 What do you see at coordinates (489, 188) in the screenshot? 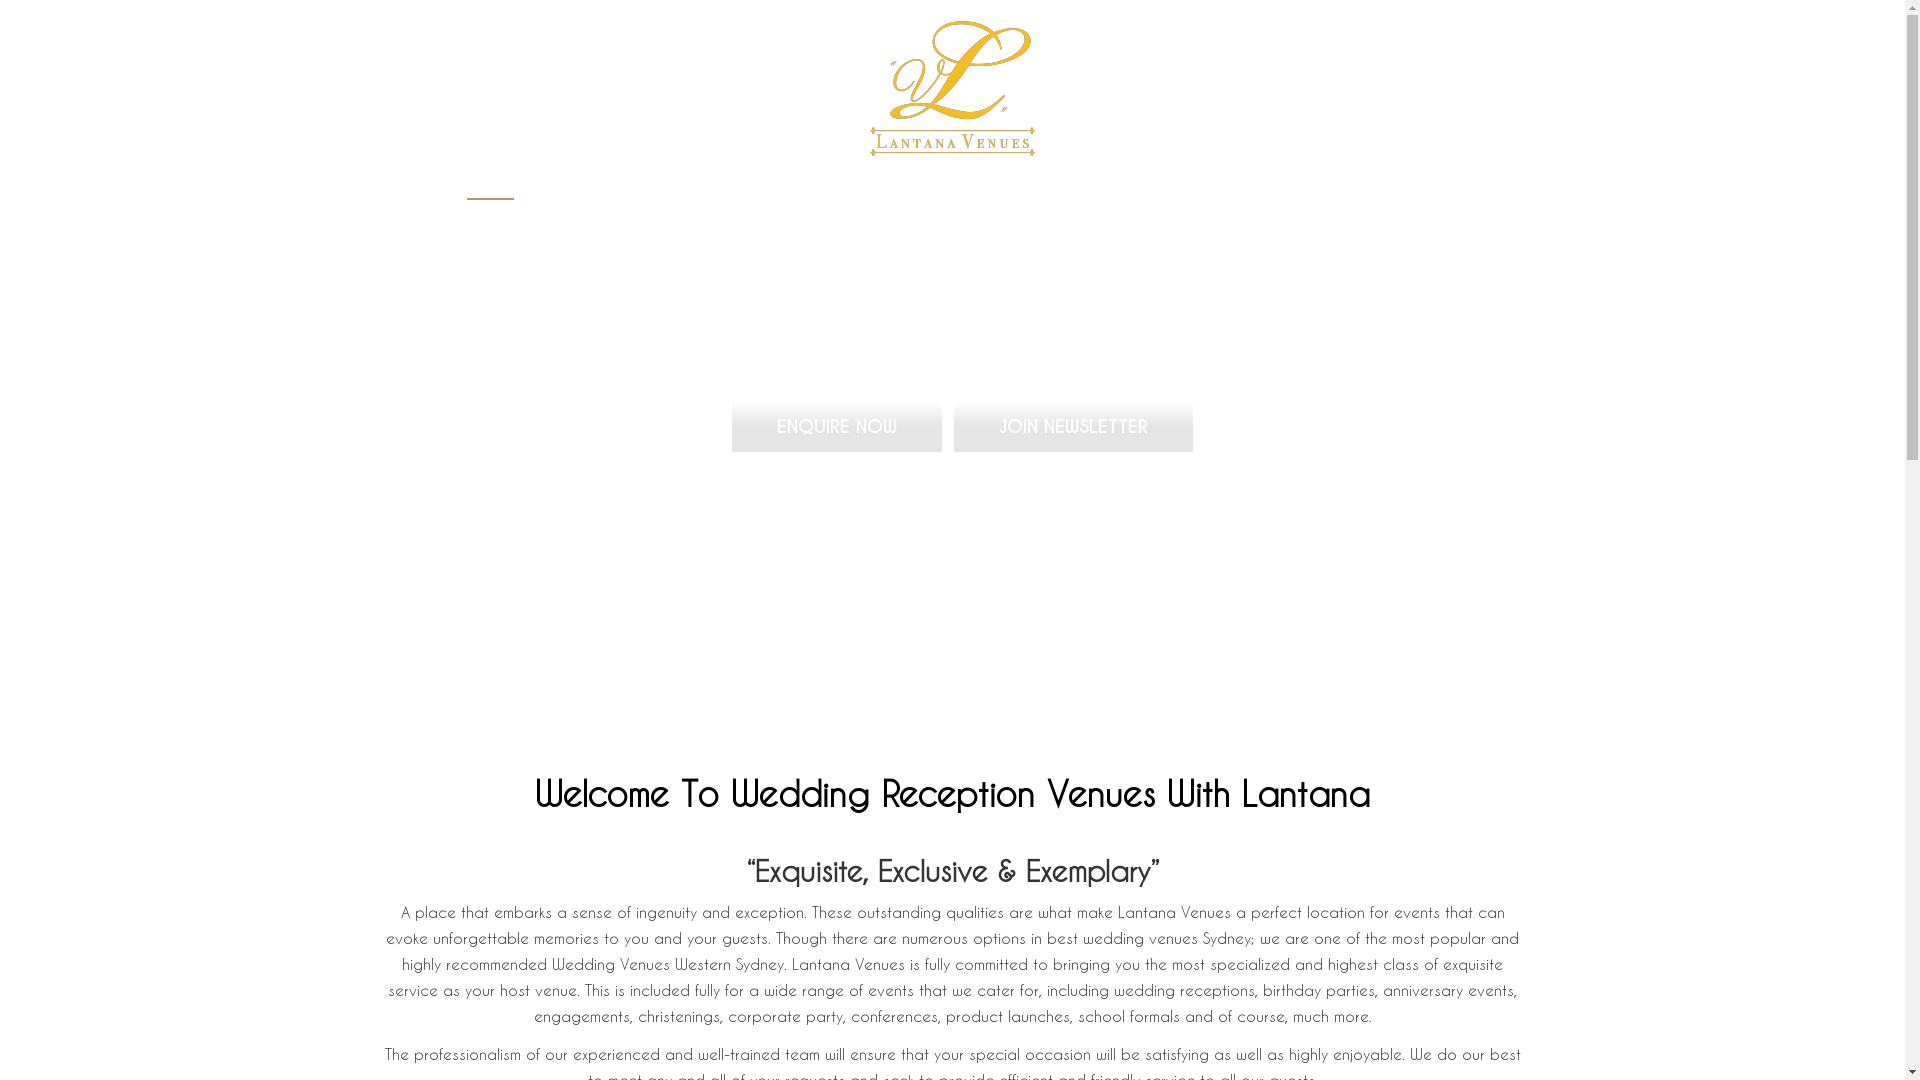
I see `'HOME'` at bounding box center [489, 188].